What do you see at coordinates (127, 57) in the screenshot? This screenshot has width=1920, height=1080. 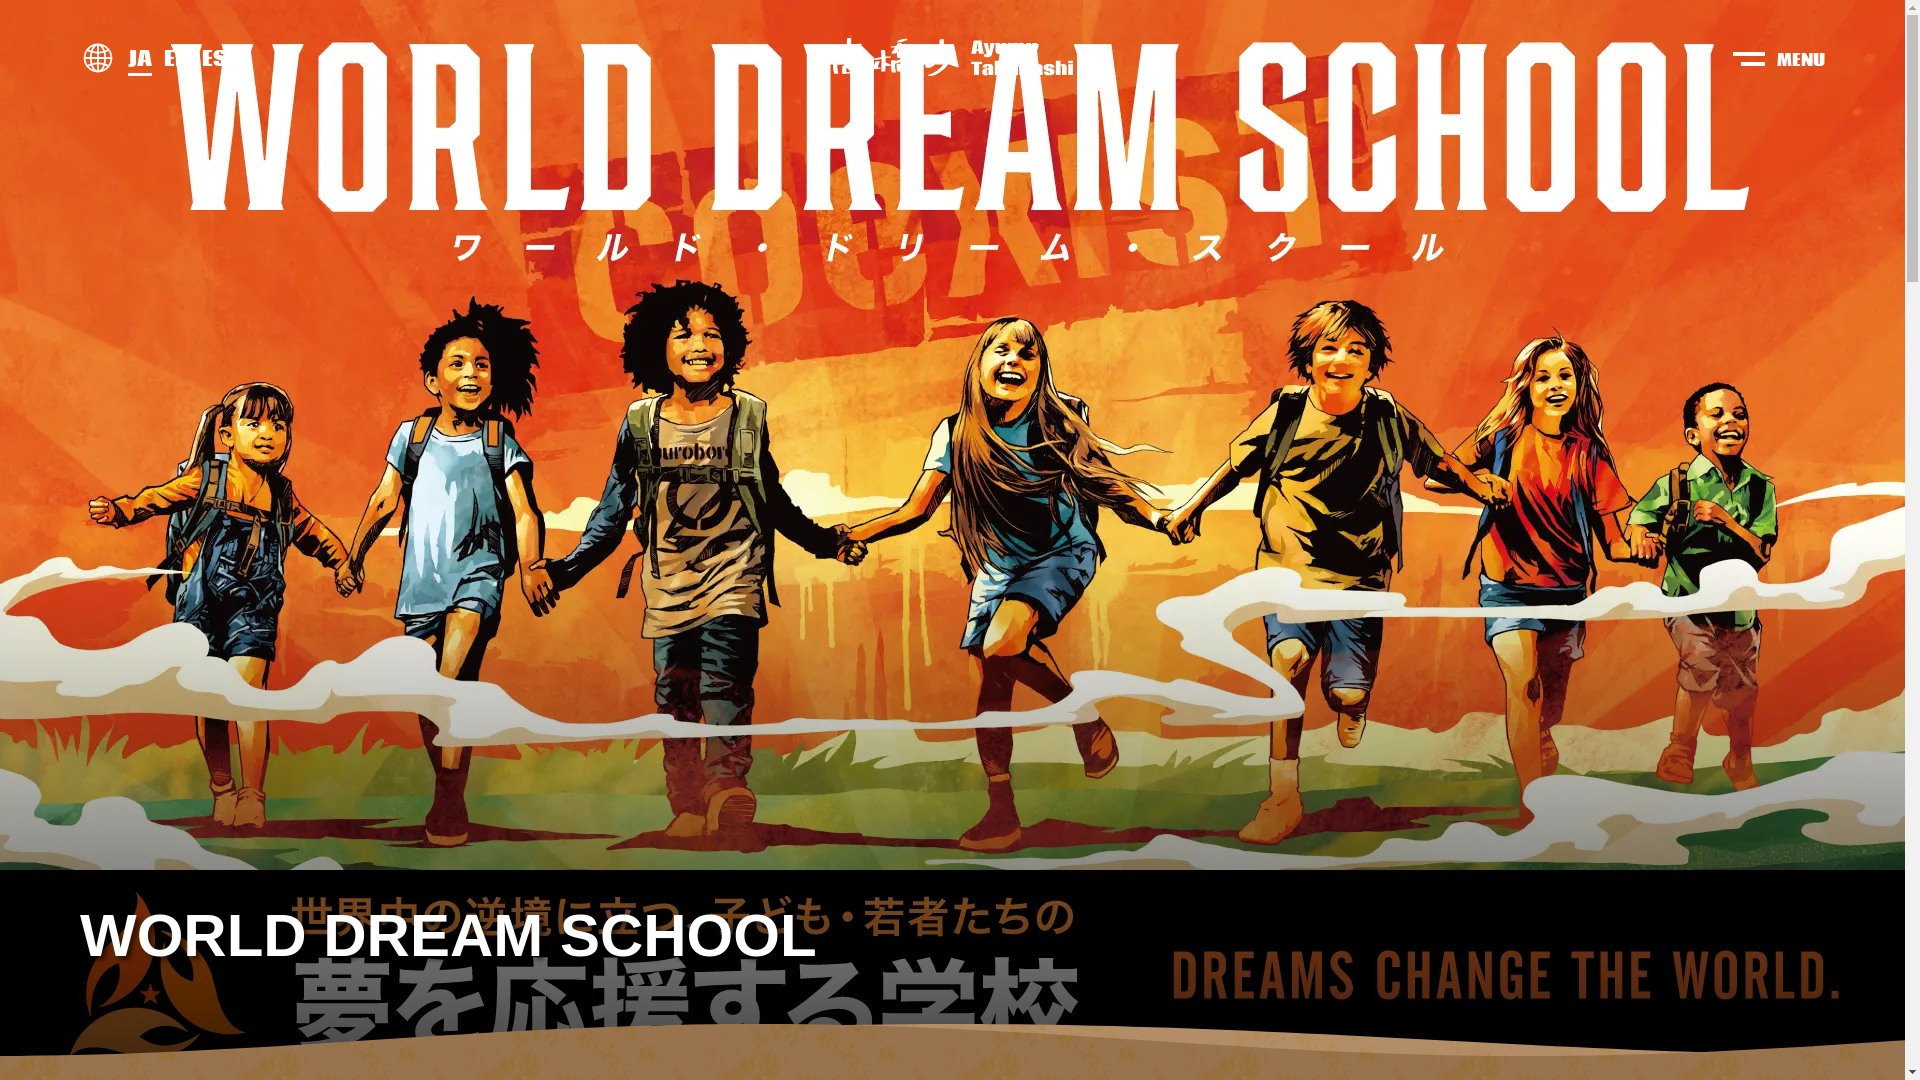 I see `'JA'` at bounding box center [127, 57].